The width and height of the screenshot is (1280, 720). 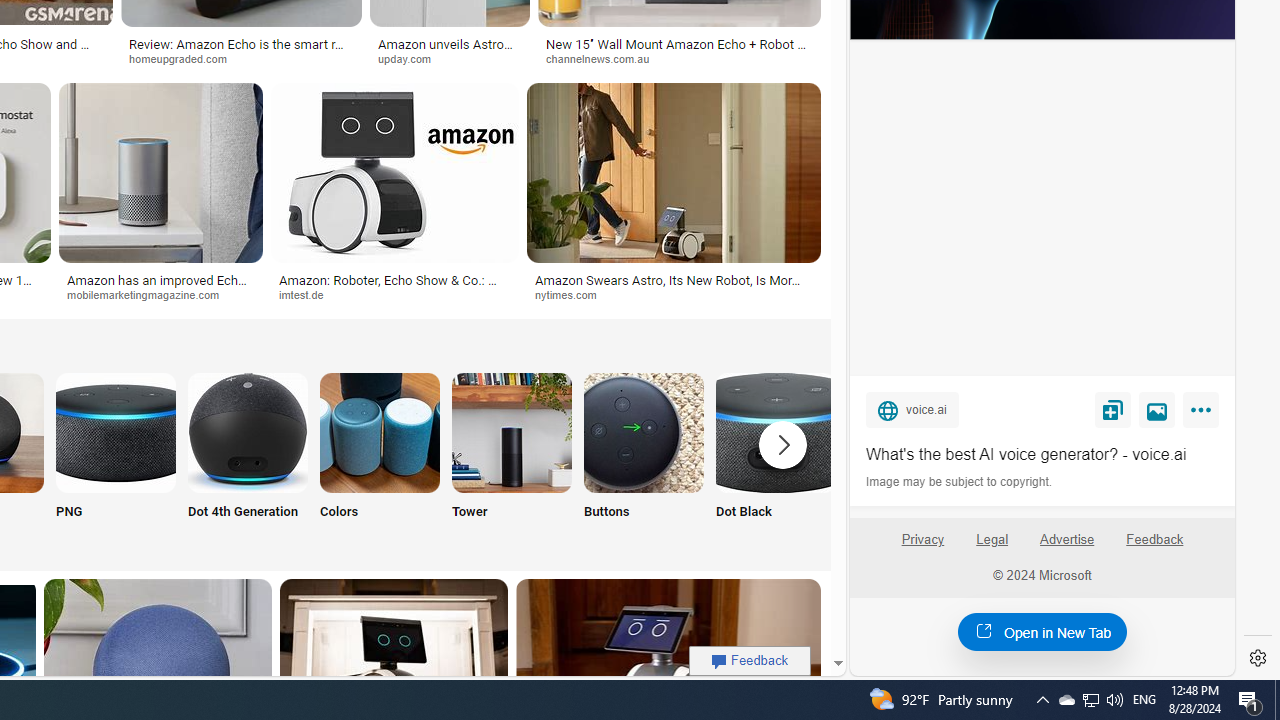 I want to click on 'Amazon Echo Buttons Buttons', so click(x=643, y=458).